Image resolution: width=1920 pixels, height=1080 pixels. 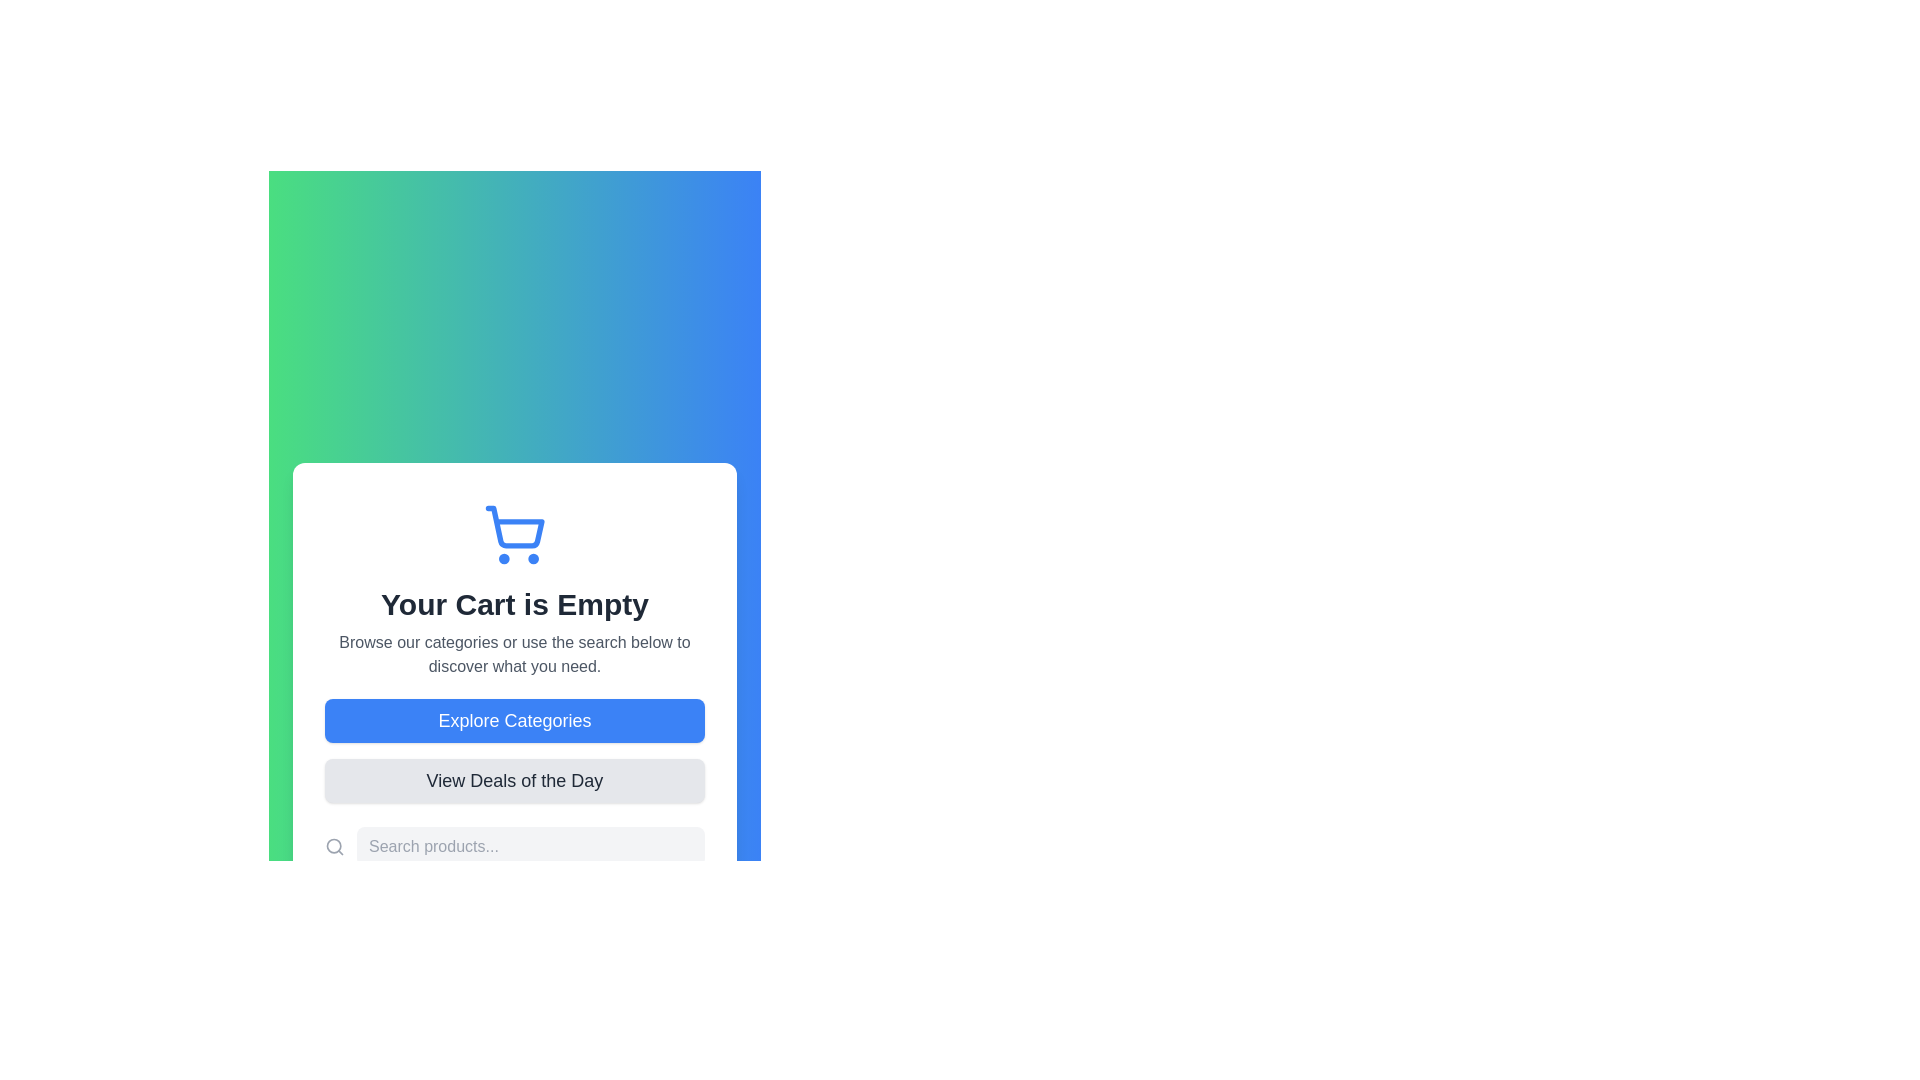 What do you see at coordinates (514, 779) in the screenshot?
I see `the button with the text 'View Deals of the Day', which has a light gray background and rounded corners` at bounding box center [514, 779].